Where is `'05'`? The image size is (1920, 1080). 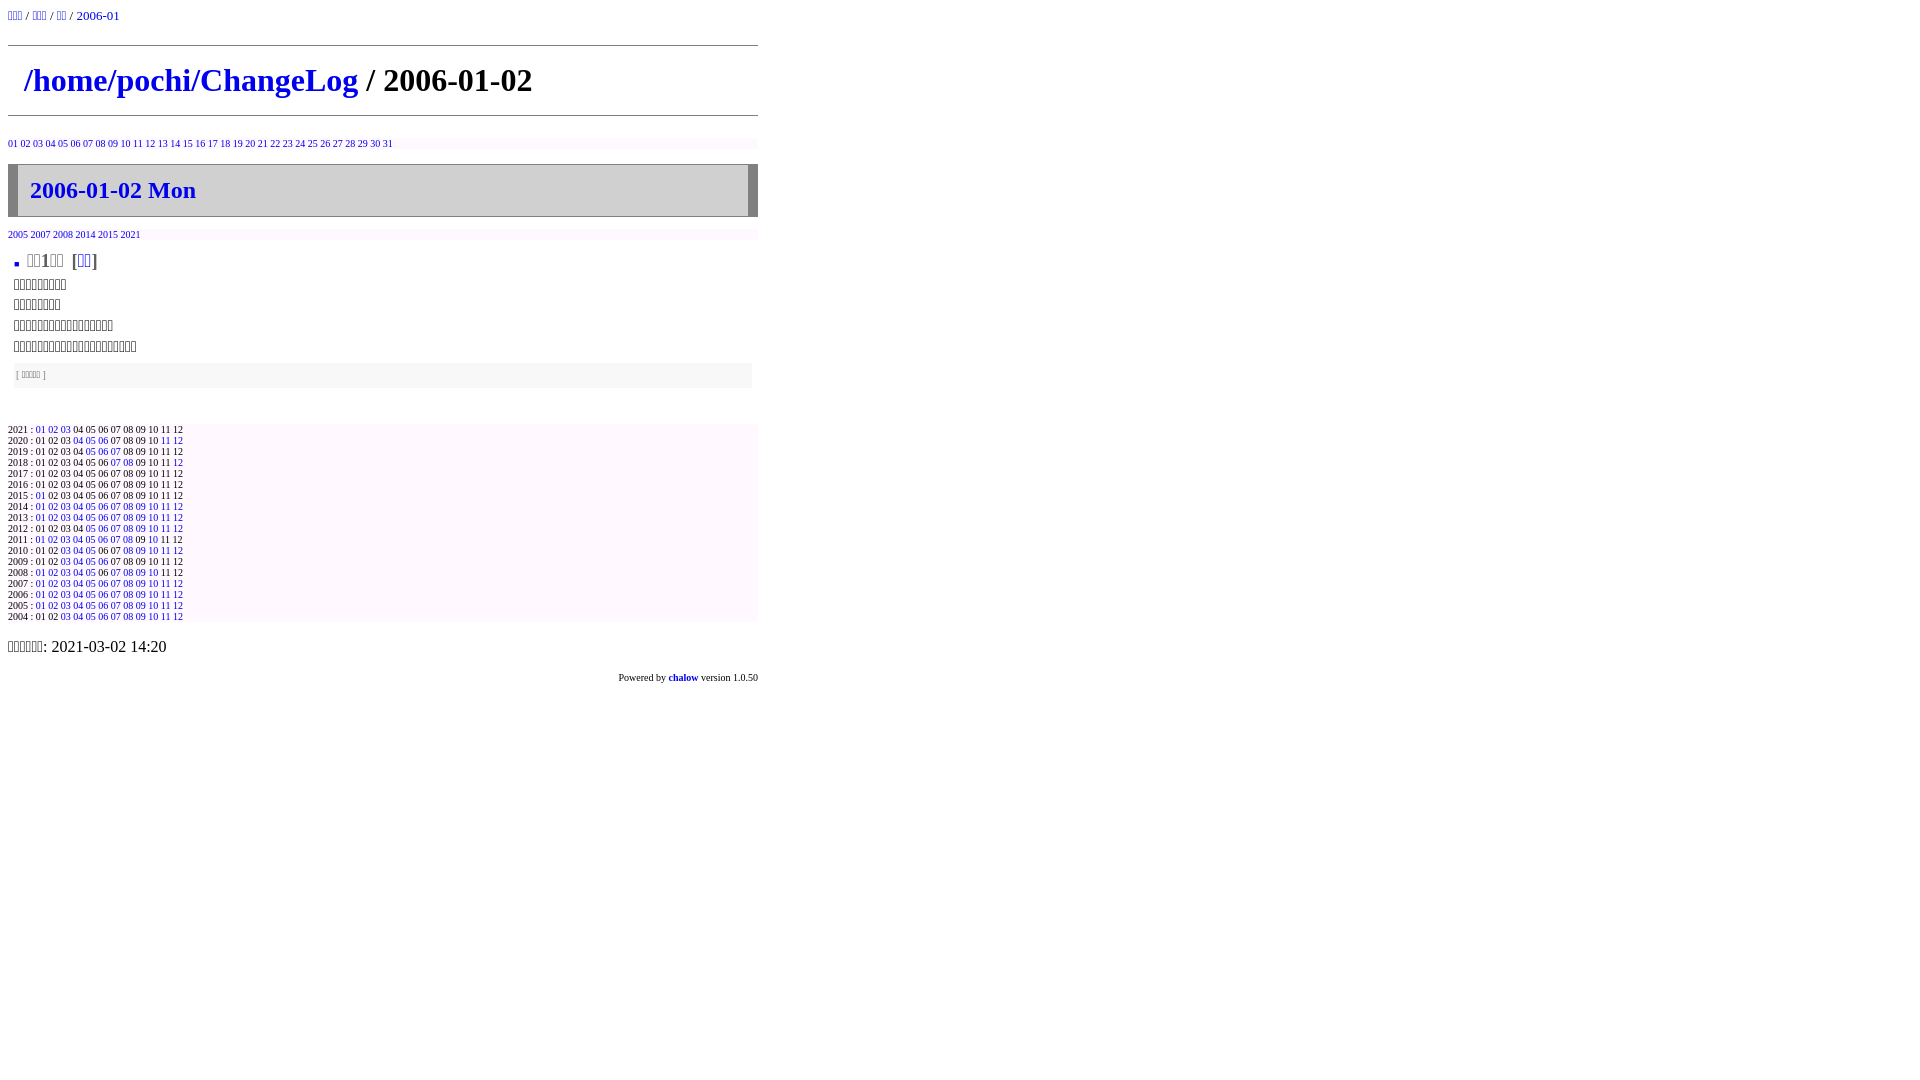 '05' is located at coordinates (85, 583).